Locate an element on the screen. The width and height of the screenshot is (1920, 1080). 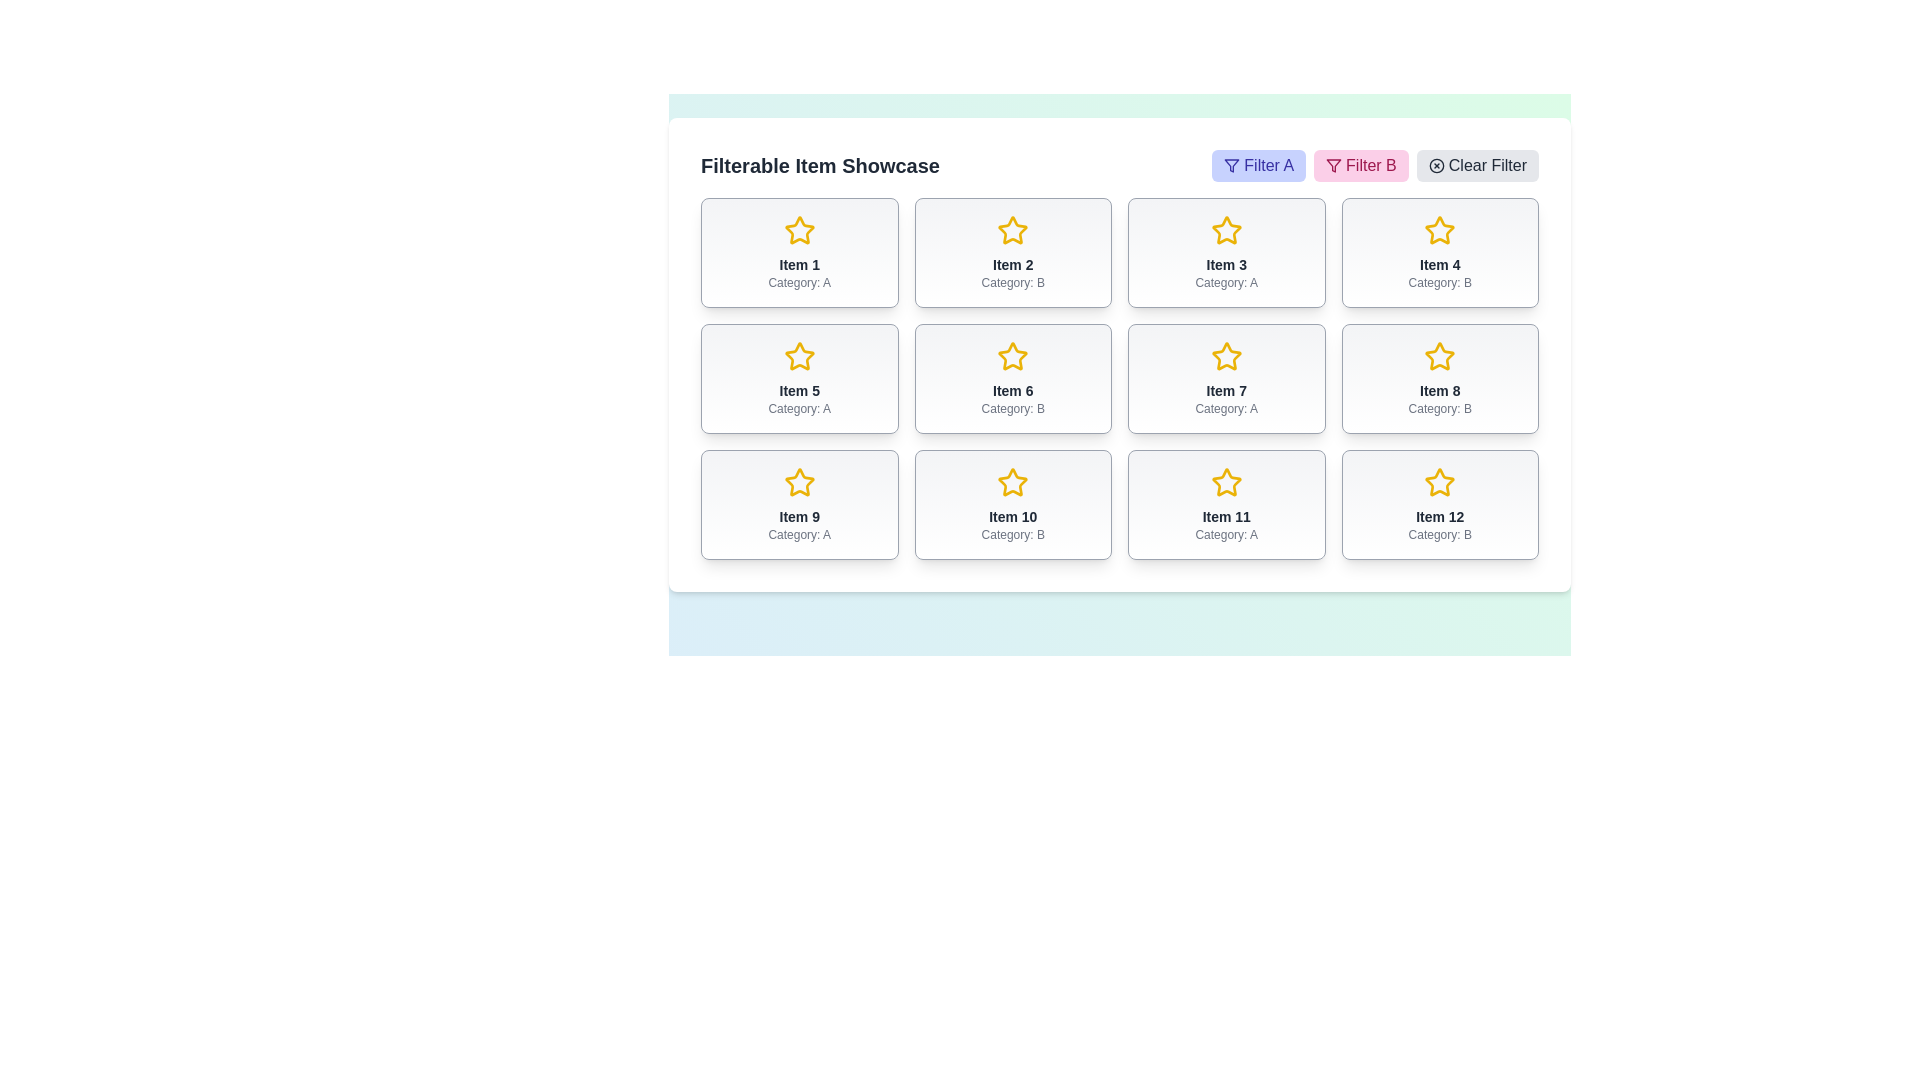
the text label displaying 'Category: A' which is located beneath the 'Item 7' title in the second row and fourth column of the grid layout is located at coordinates (1225, 407).